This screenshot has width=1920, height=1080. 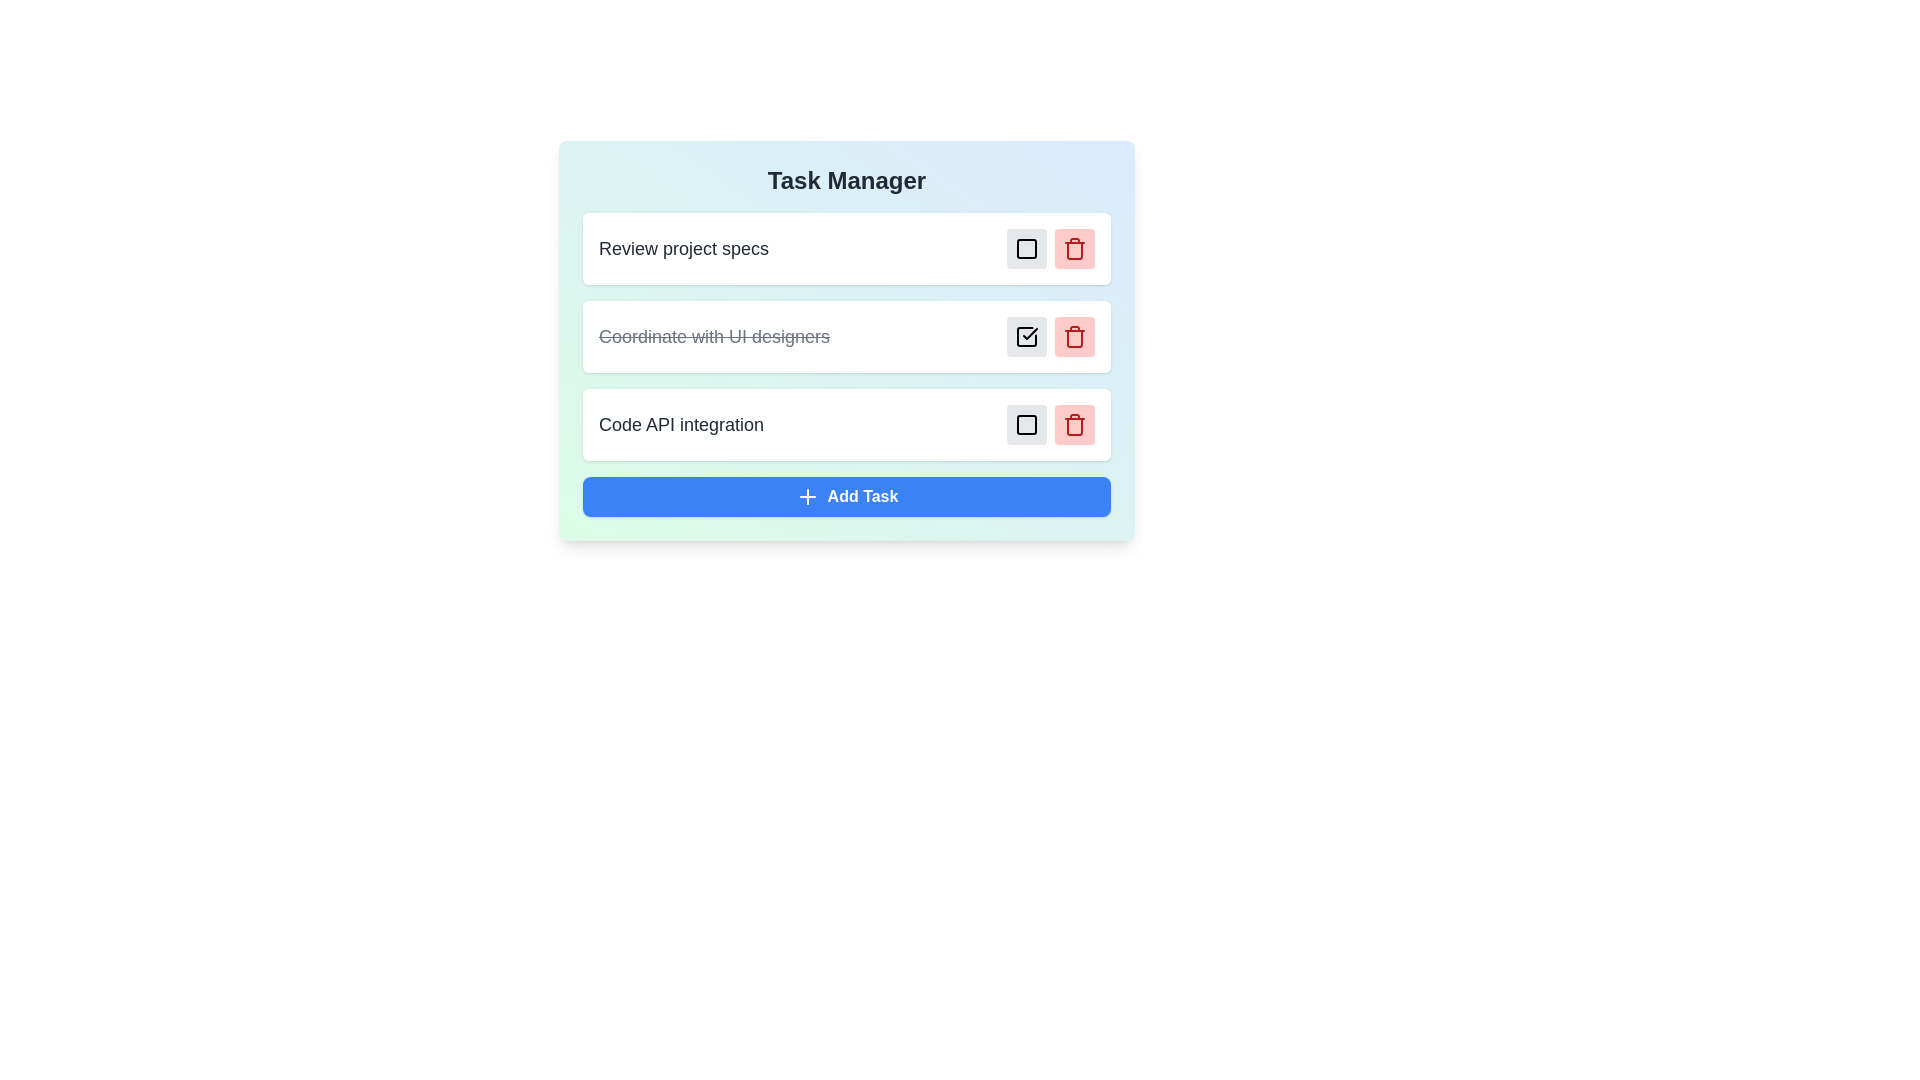 What do you see at coordinates (1074, 423) in the screenshot?
I see `delete button for the task identified by Code API integration` at bounding box center [1074, 423].